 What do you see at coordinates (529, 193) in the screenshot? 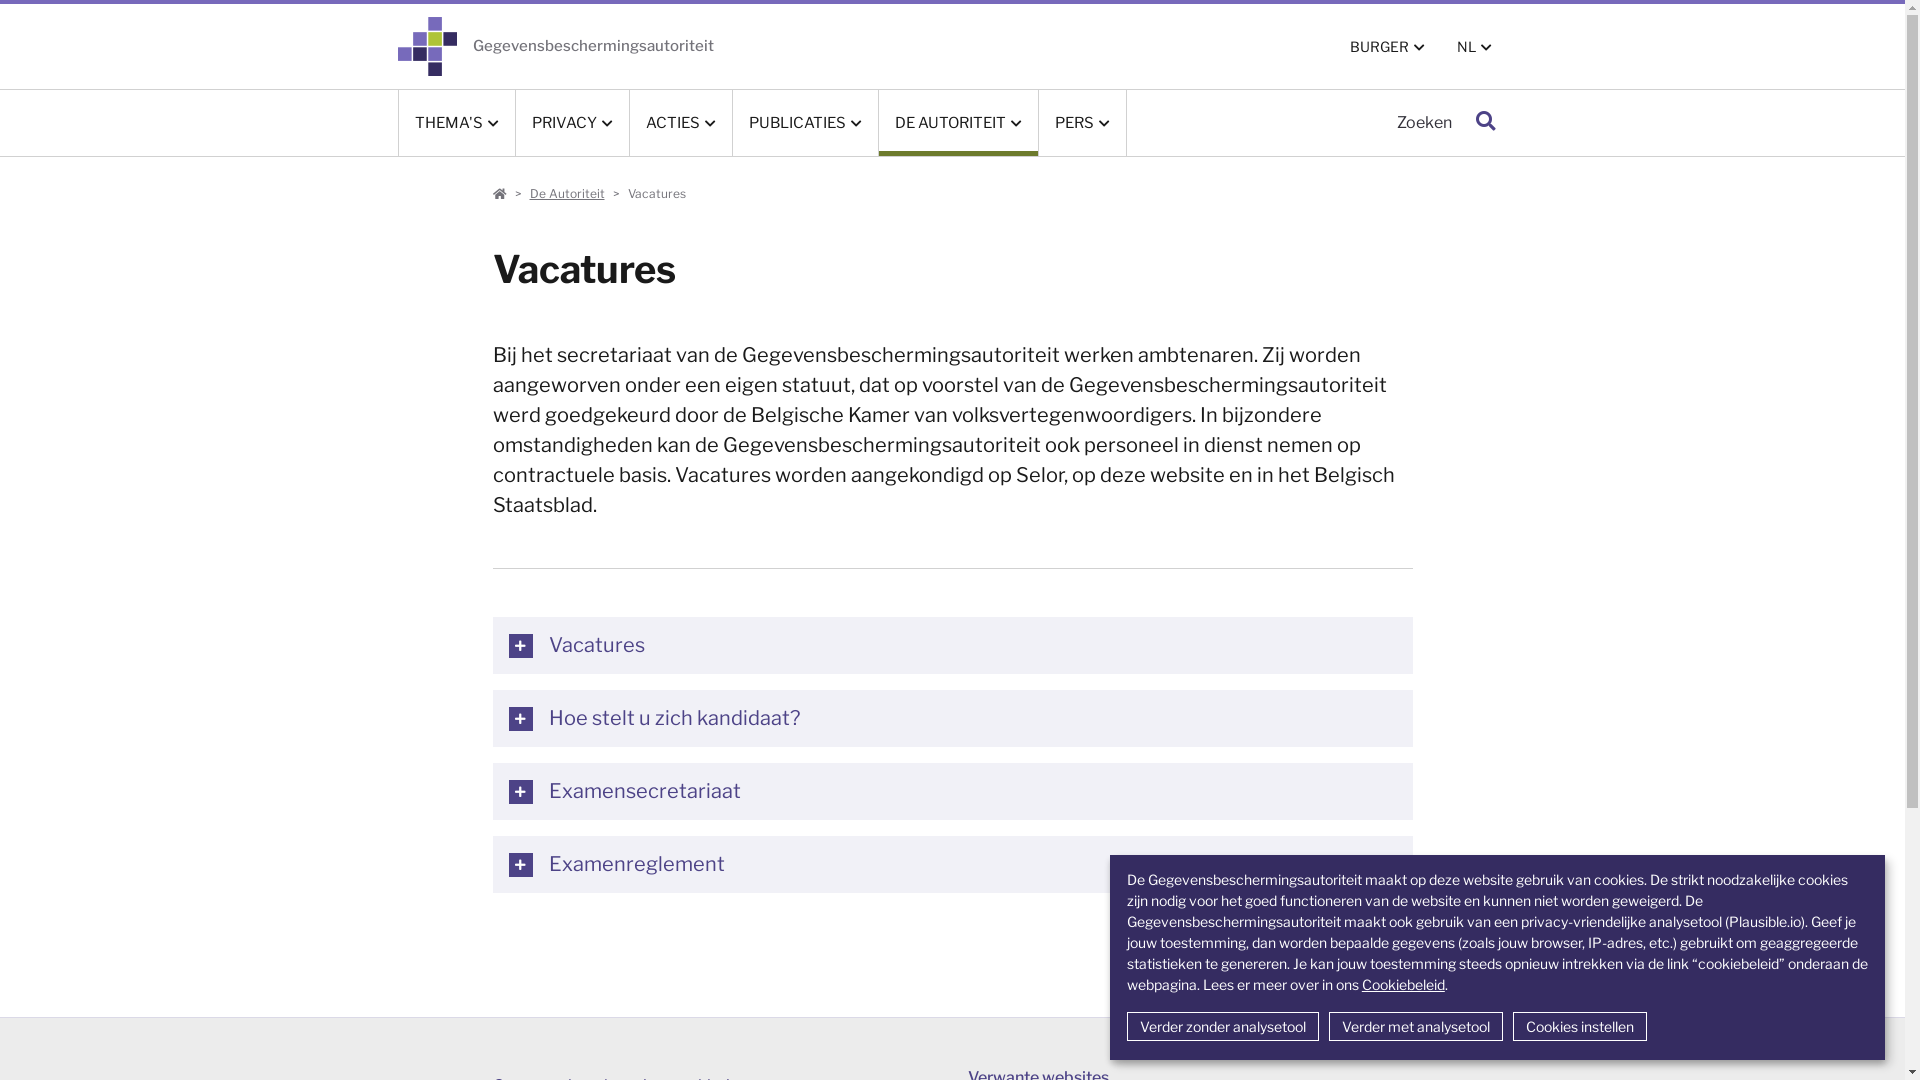
I see `'De Autoriteit'` at bounding box center [529, 193].